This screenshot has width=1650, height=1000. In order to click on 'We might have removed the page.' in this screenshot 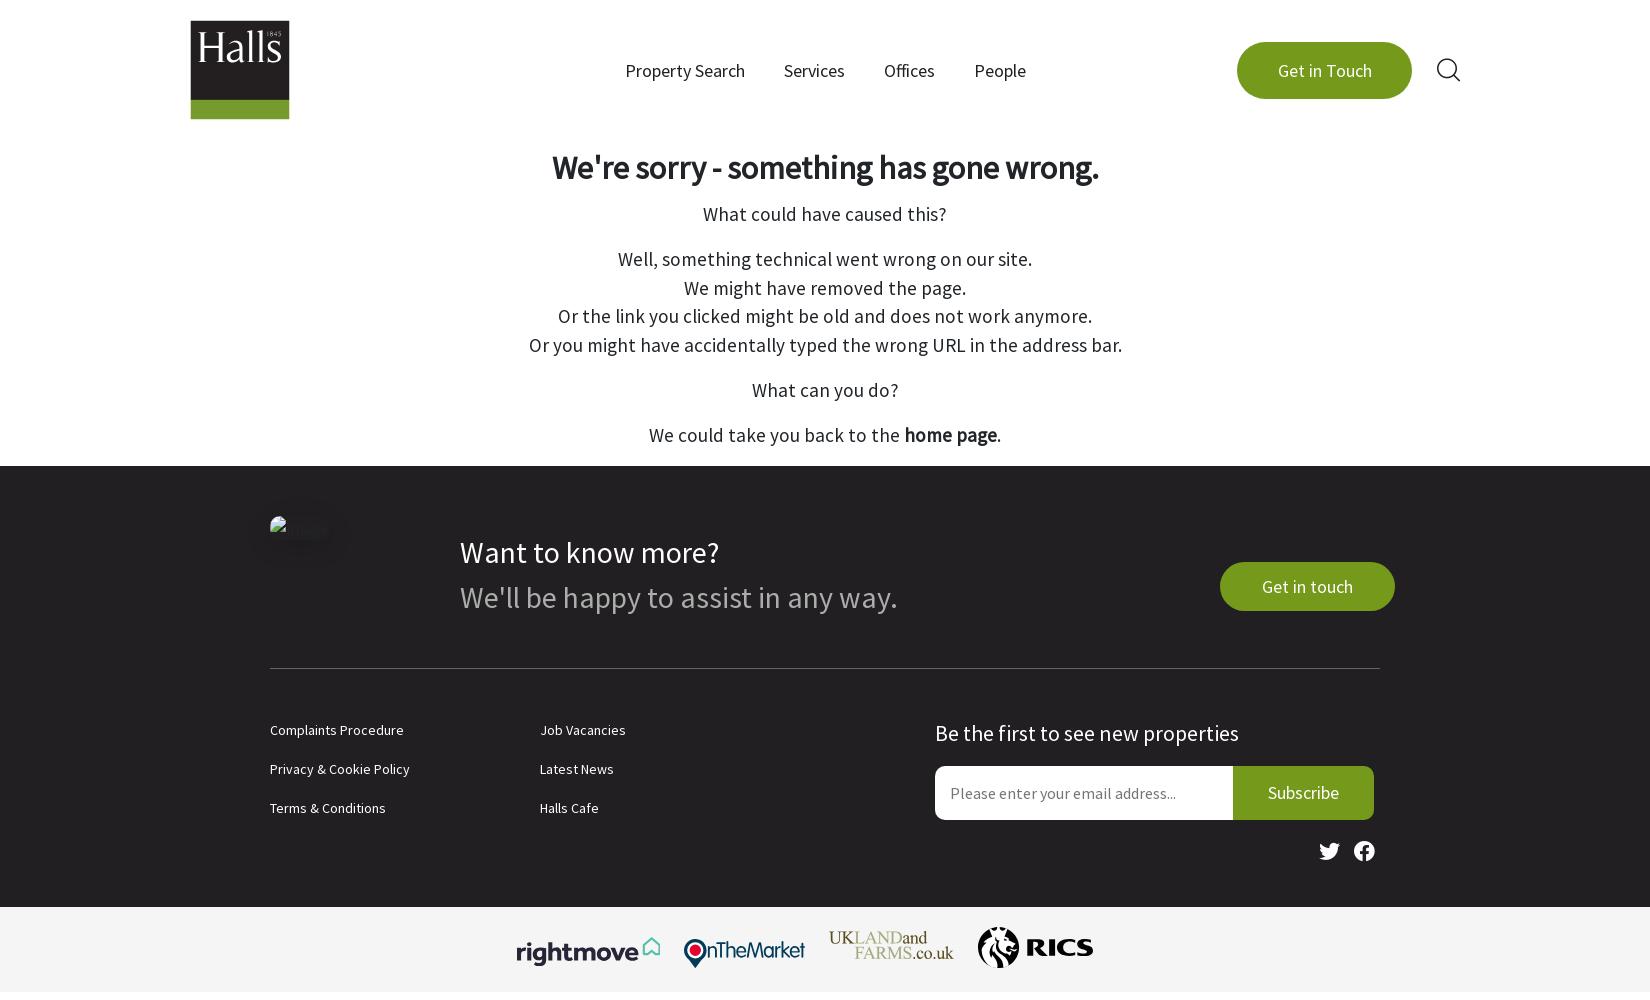, I will do `click(825, 287)`.